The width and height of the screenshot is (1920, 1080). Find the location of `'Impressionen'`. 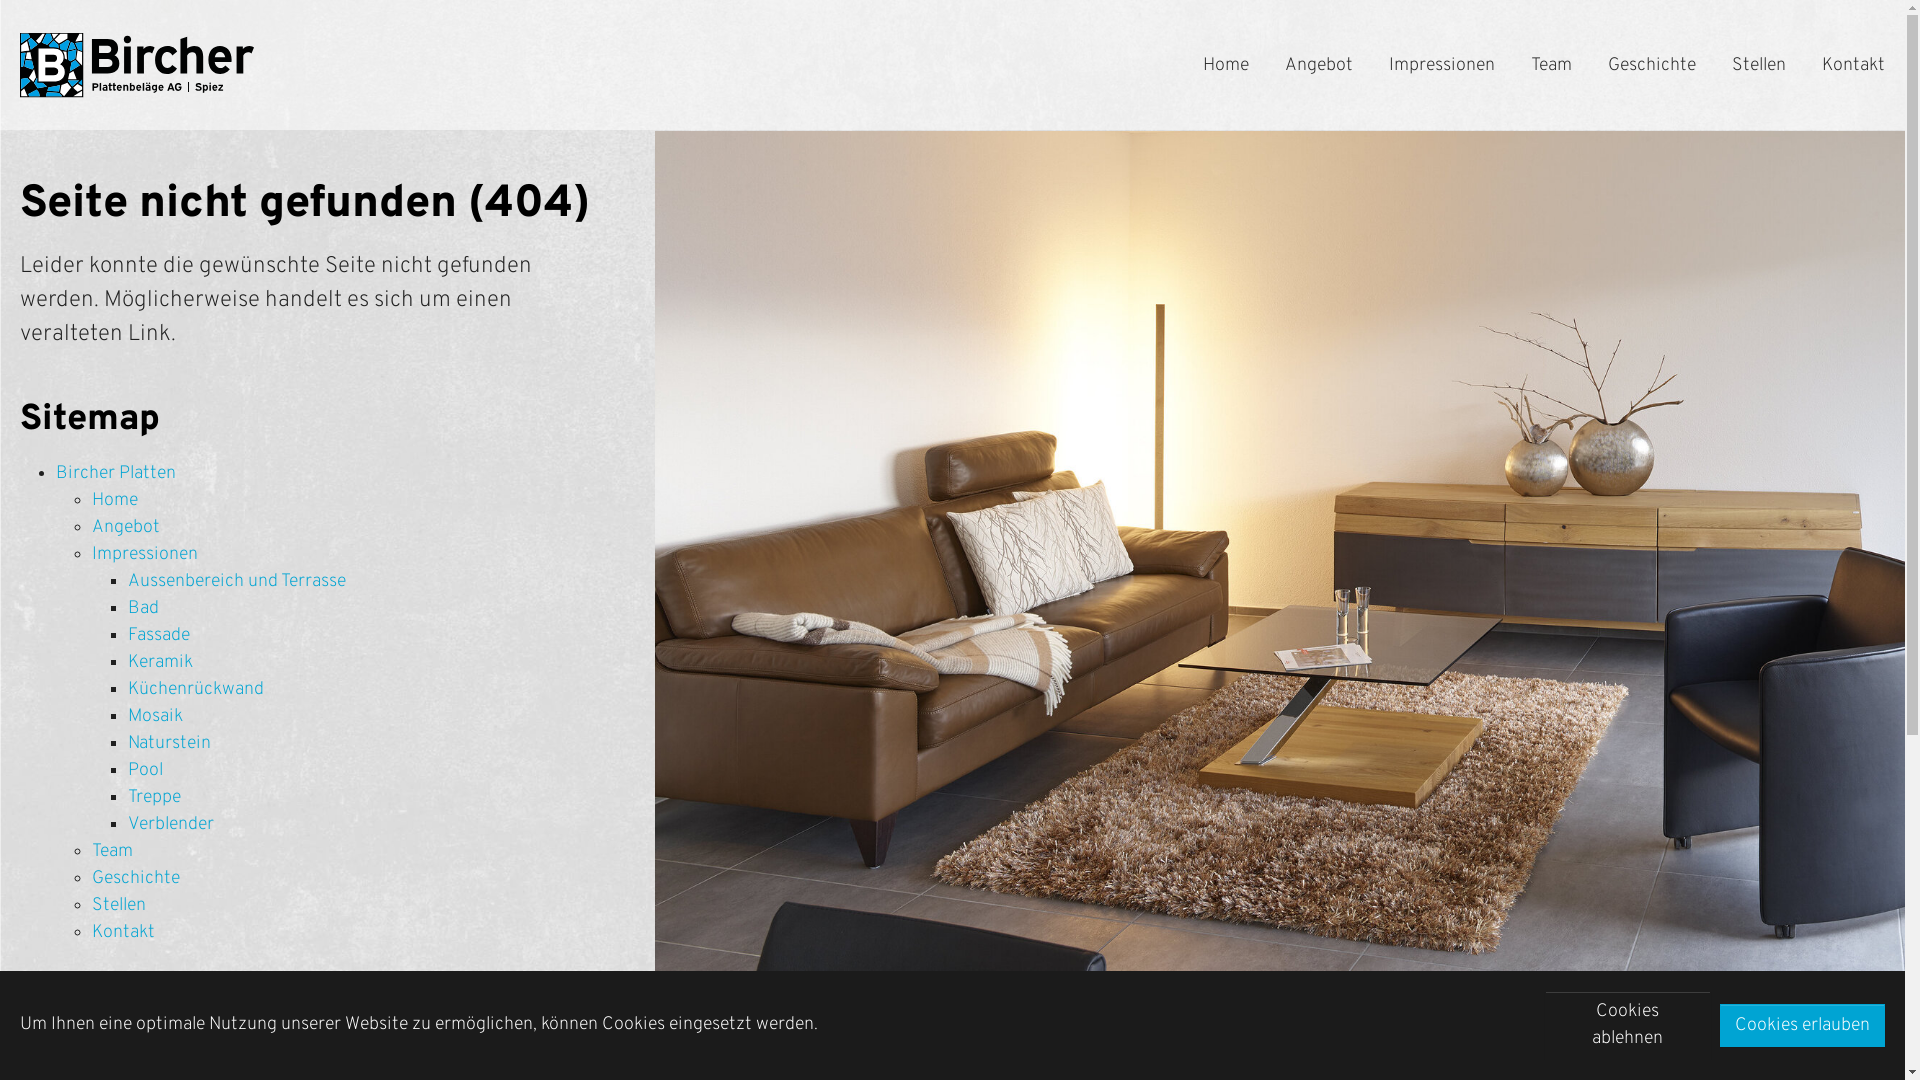

'Impressionen' is located at coordinates (1441, 63).